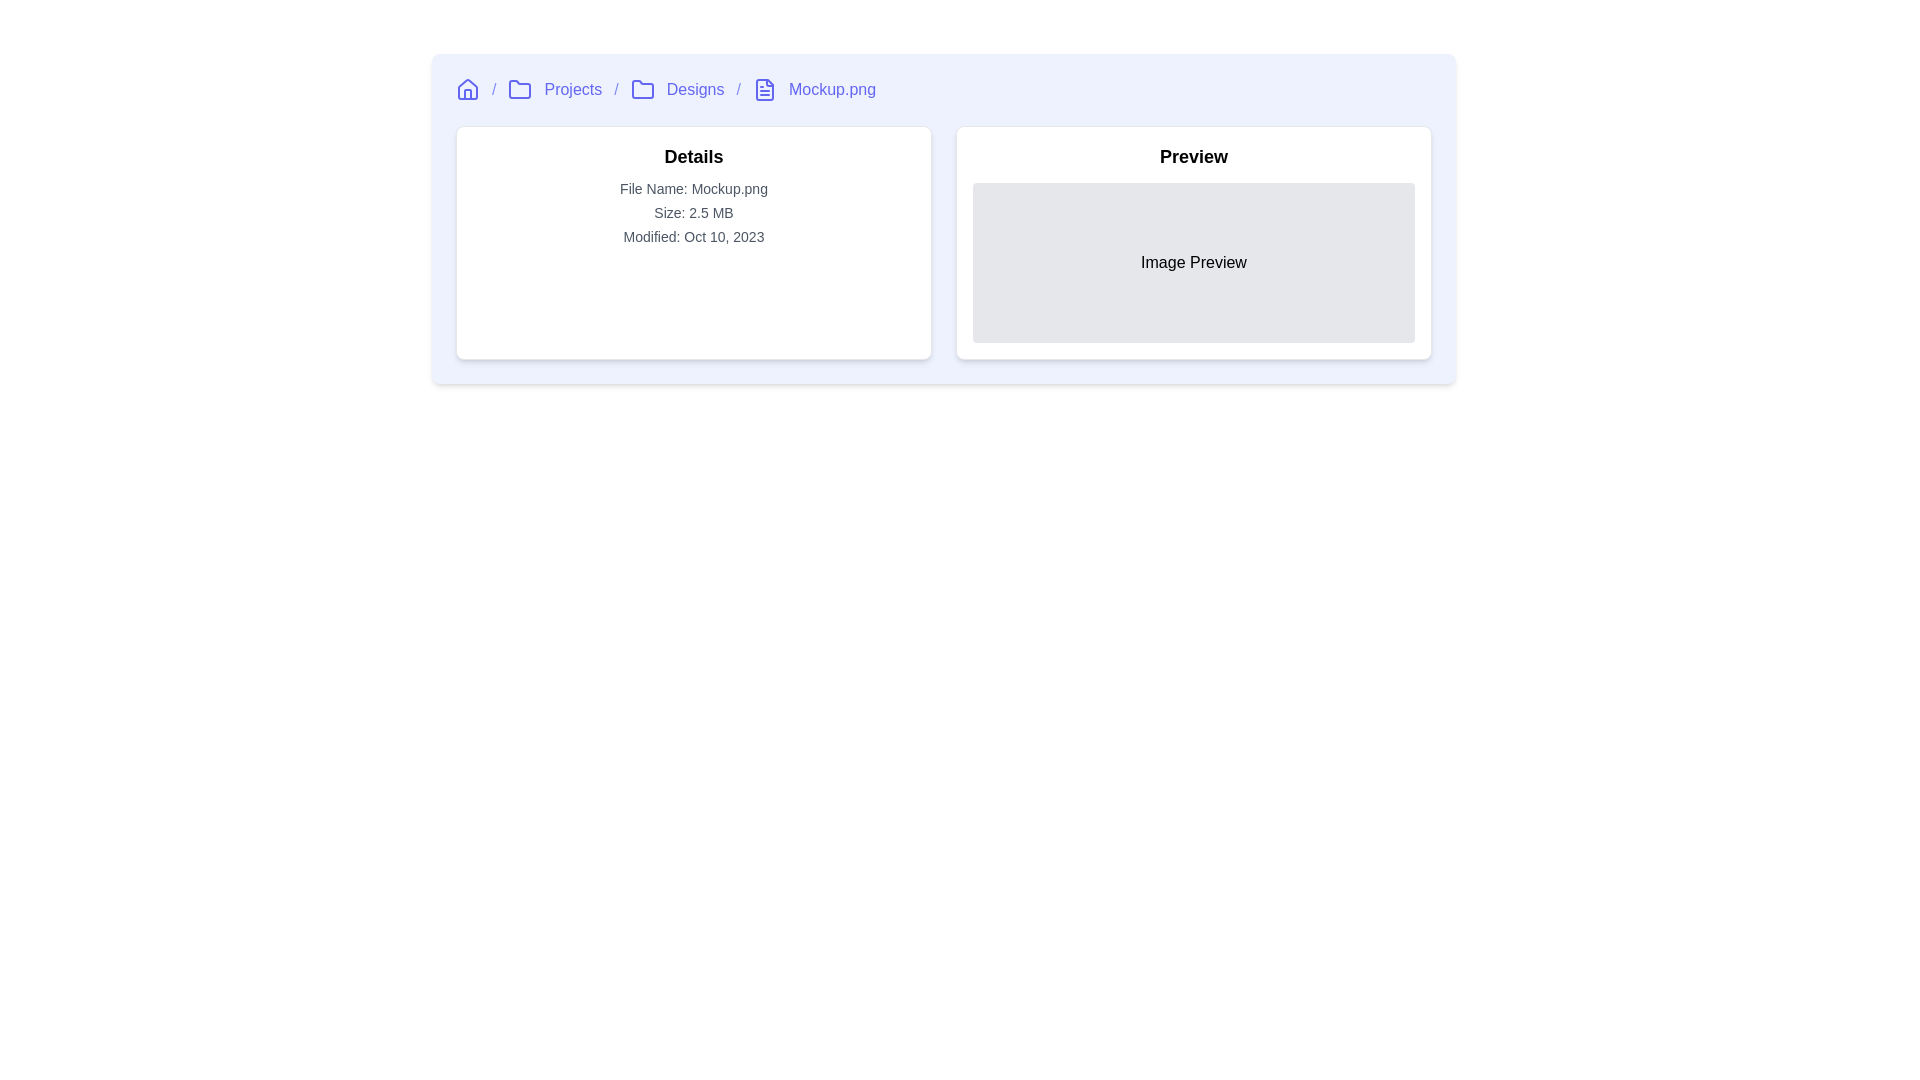 This screenshot has height=1080, width=1920. What do you see at coordinates (695, 88) in the screenshot?
I see `the medium-sized text label displaying 'Designs' in the breadcrumb navigation bar, which is the sixth element in the sequence` at bounding box center [695, 88].